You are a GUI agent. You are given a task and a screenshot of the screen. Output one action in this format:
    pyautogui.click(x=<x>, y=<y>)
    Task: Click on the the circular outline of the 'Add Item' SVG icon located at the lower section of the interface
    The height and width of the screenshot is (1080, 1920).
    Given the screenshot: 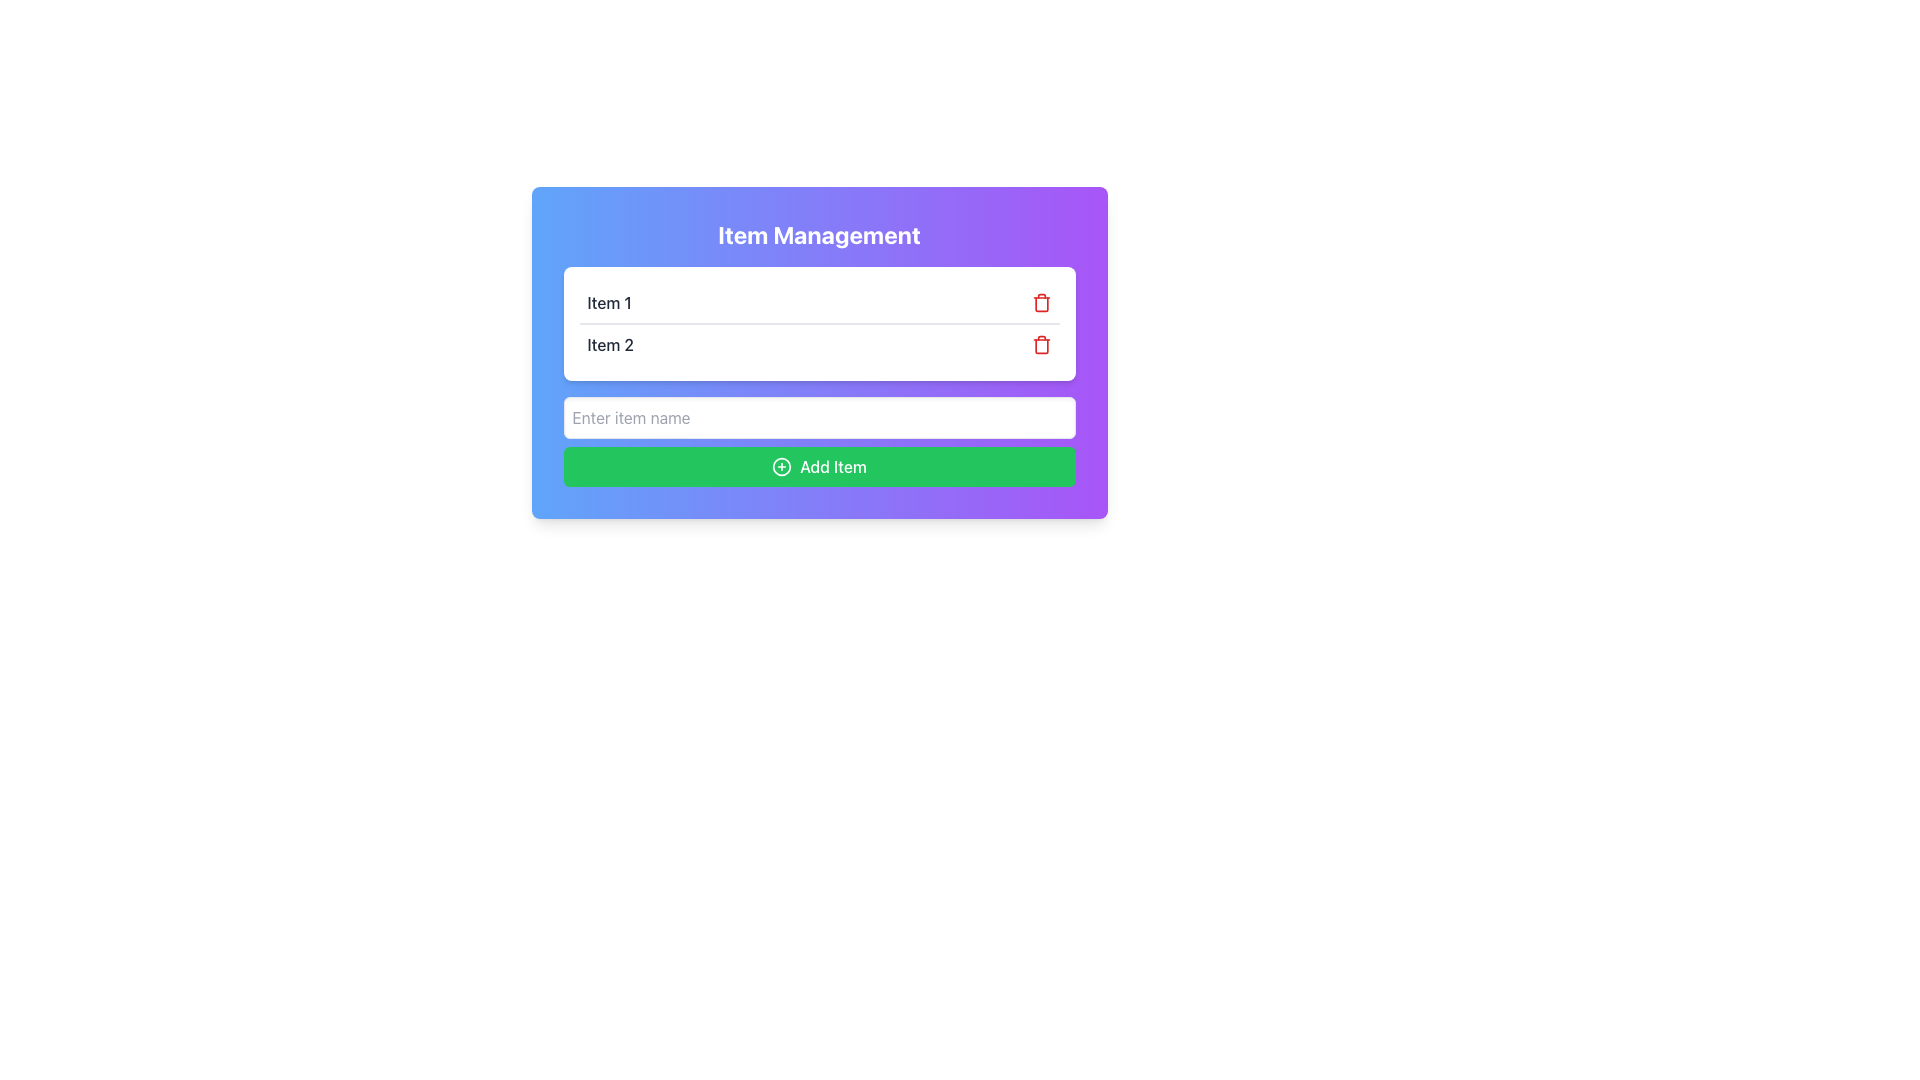 What is the action you would take?
    pyautogui.click(x=781, y=466)
    